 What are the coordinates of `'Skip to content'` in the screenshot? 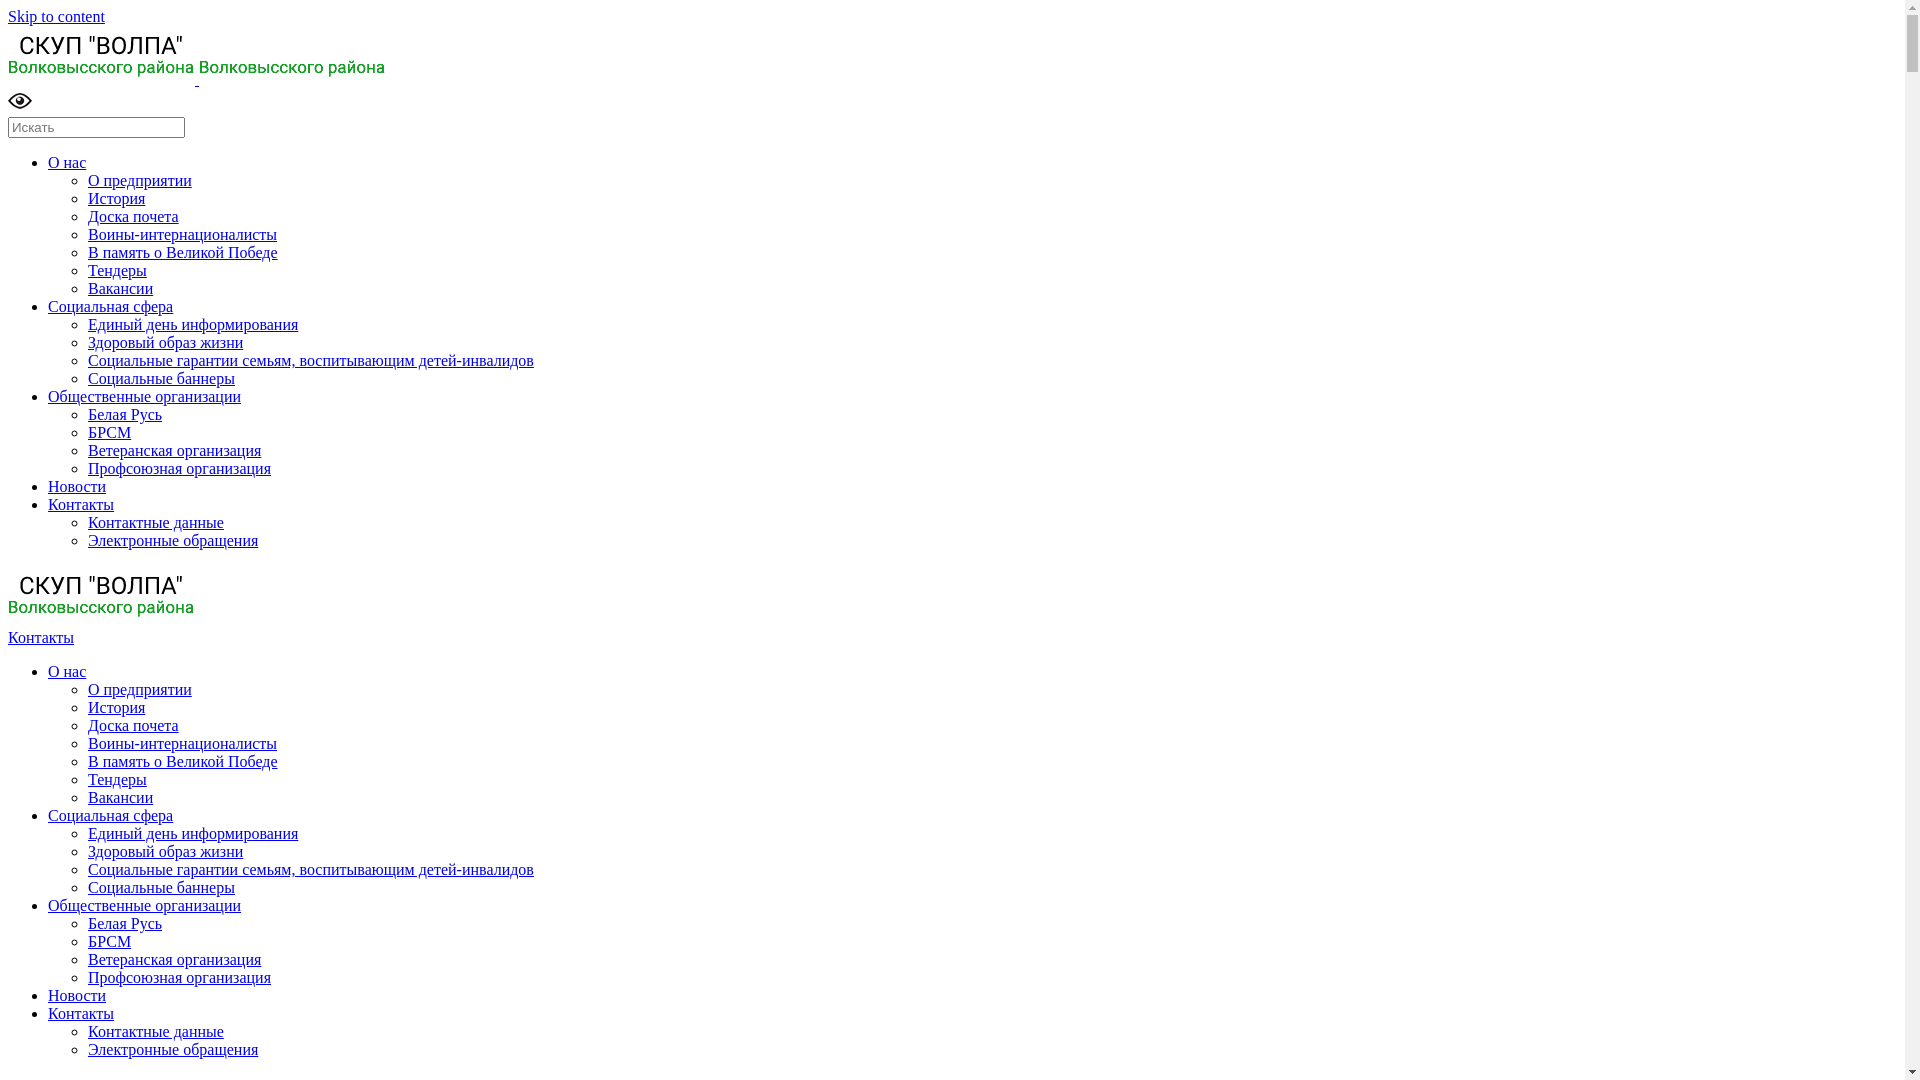 It's located at (56, 16).